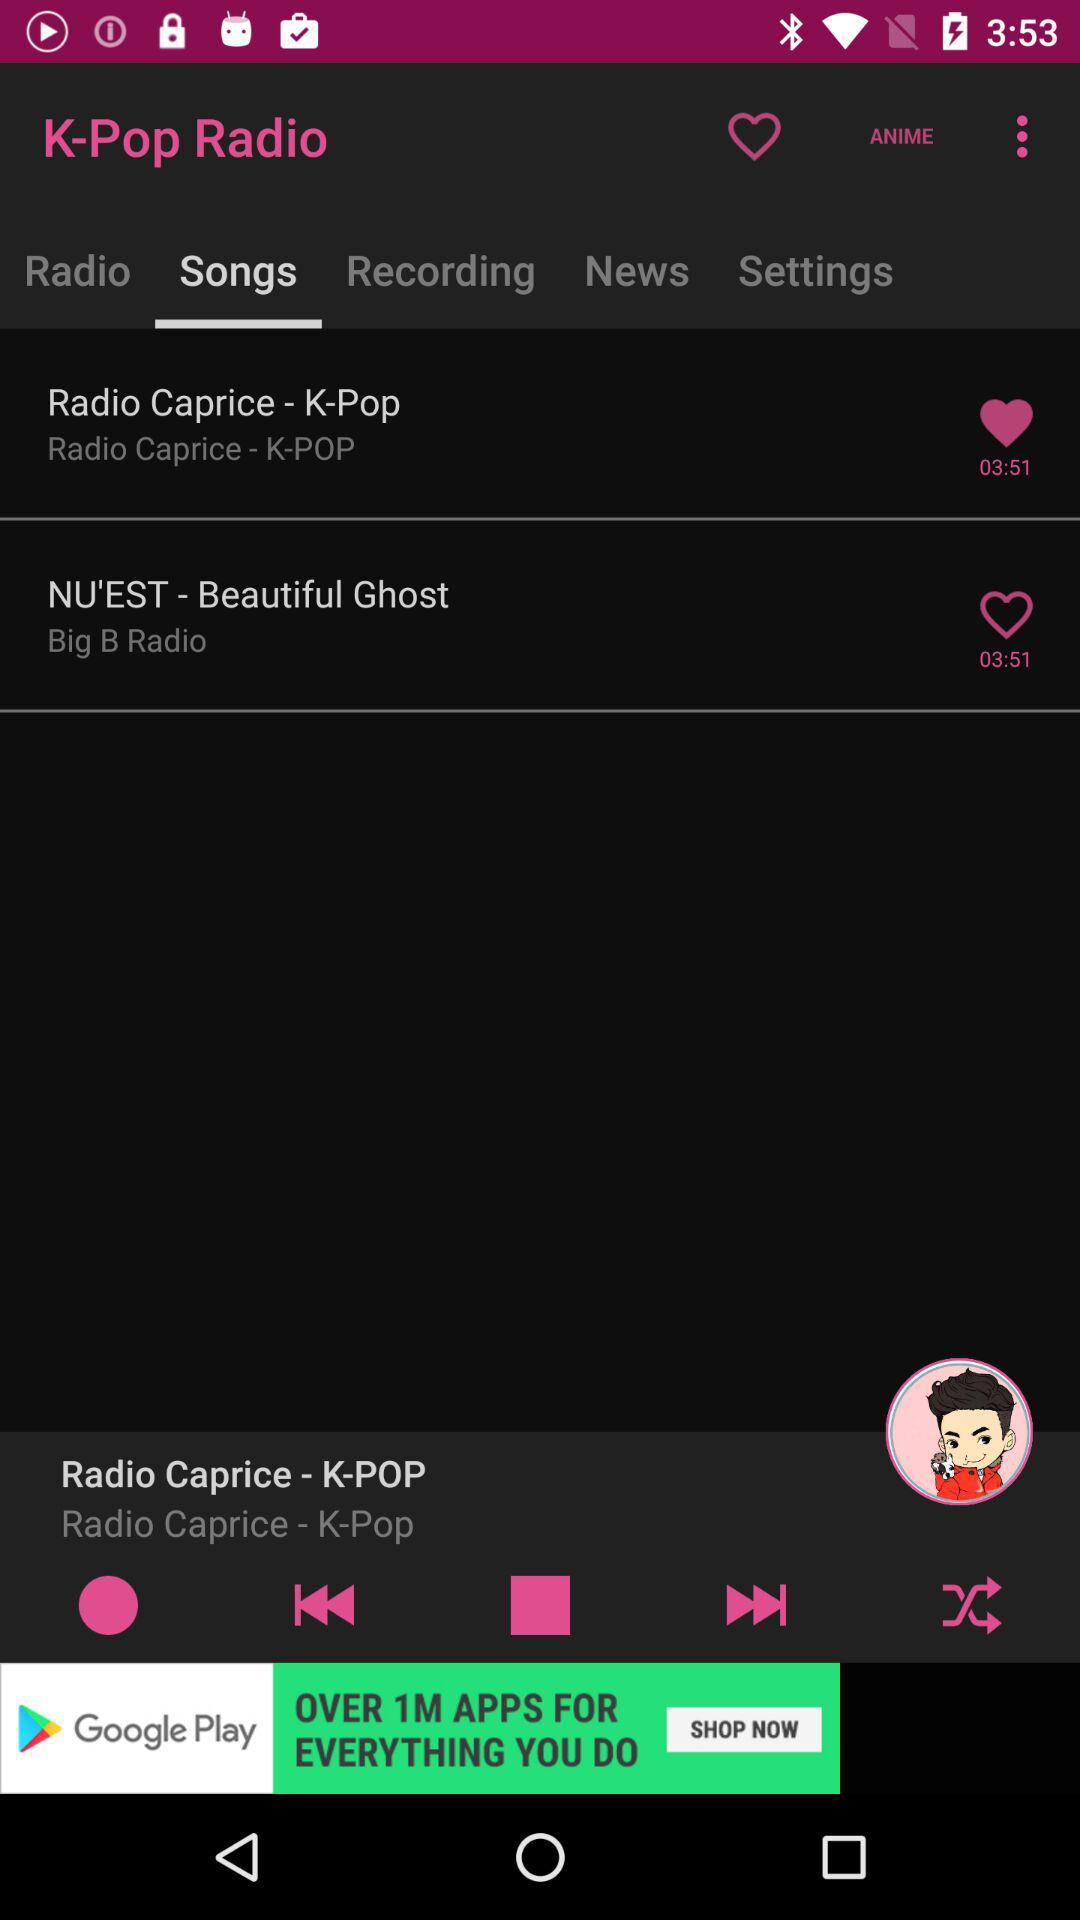  What do you see at coordinates (540, 1604) in the screenshot?
I see `stop` at bounding box center [540, 1604].